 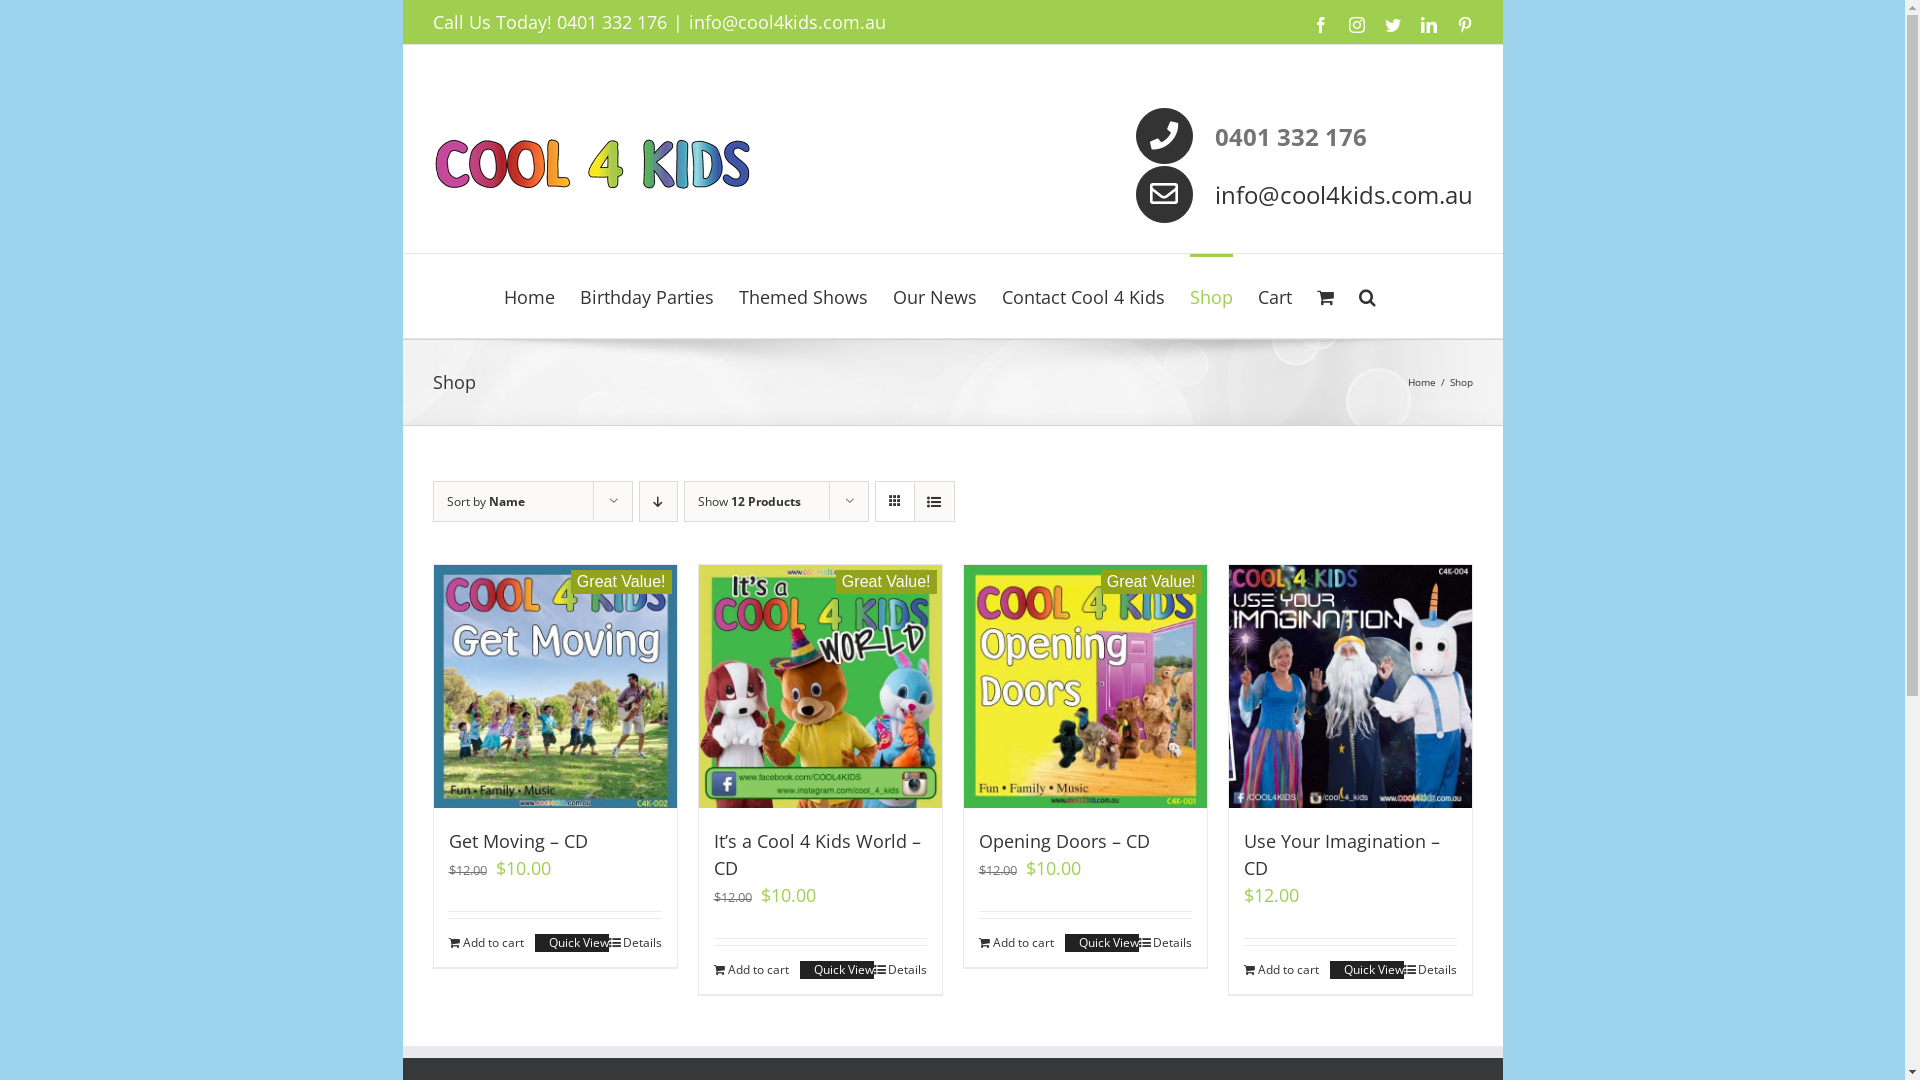 I want to click on 'Our News', so click(x=934, y=296).